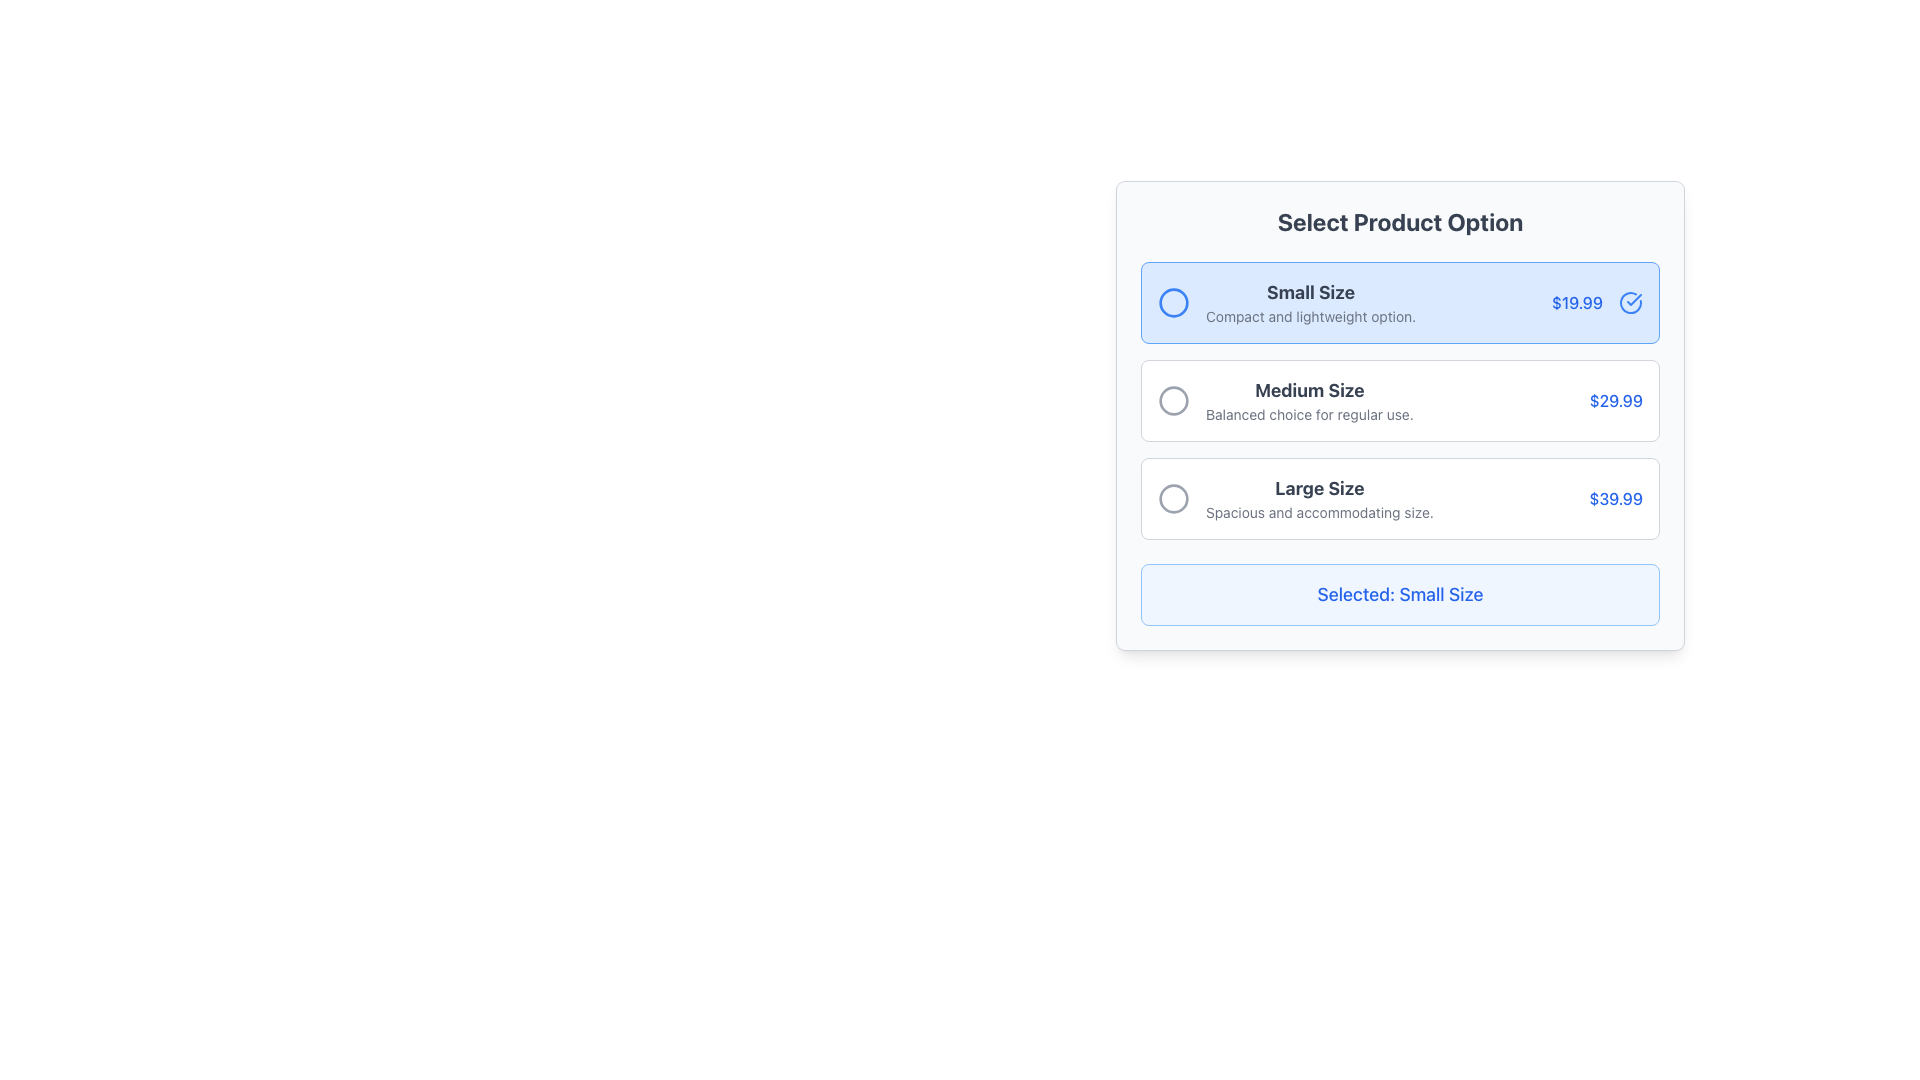 Image resolution: width=1920 pixels, height=1080 pixels. What do you see at coordinates (1174, 401) in the screenshot?
I see `the circular SVG graphic indicating the selection status of the 'Medium Size' option by using keyboard navigation to select it` at bounding box center [1174, 401].